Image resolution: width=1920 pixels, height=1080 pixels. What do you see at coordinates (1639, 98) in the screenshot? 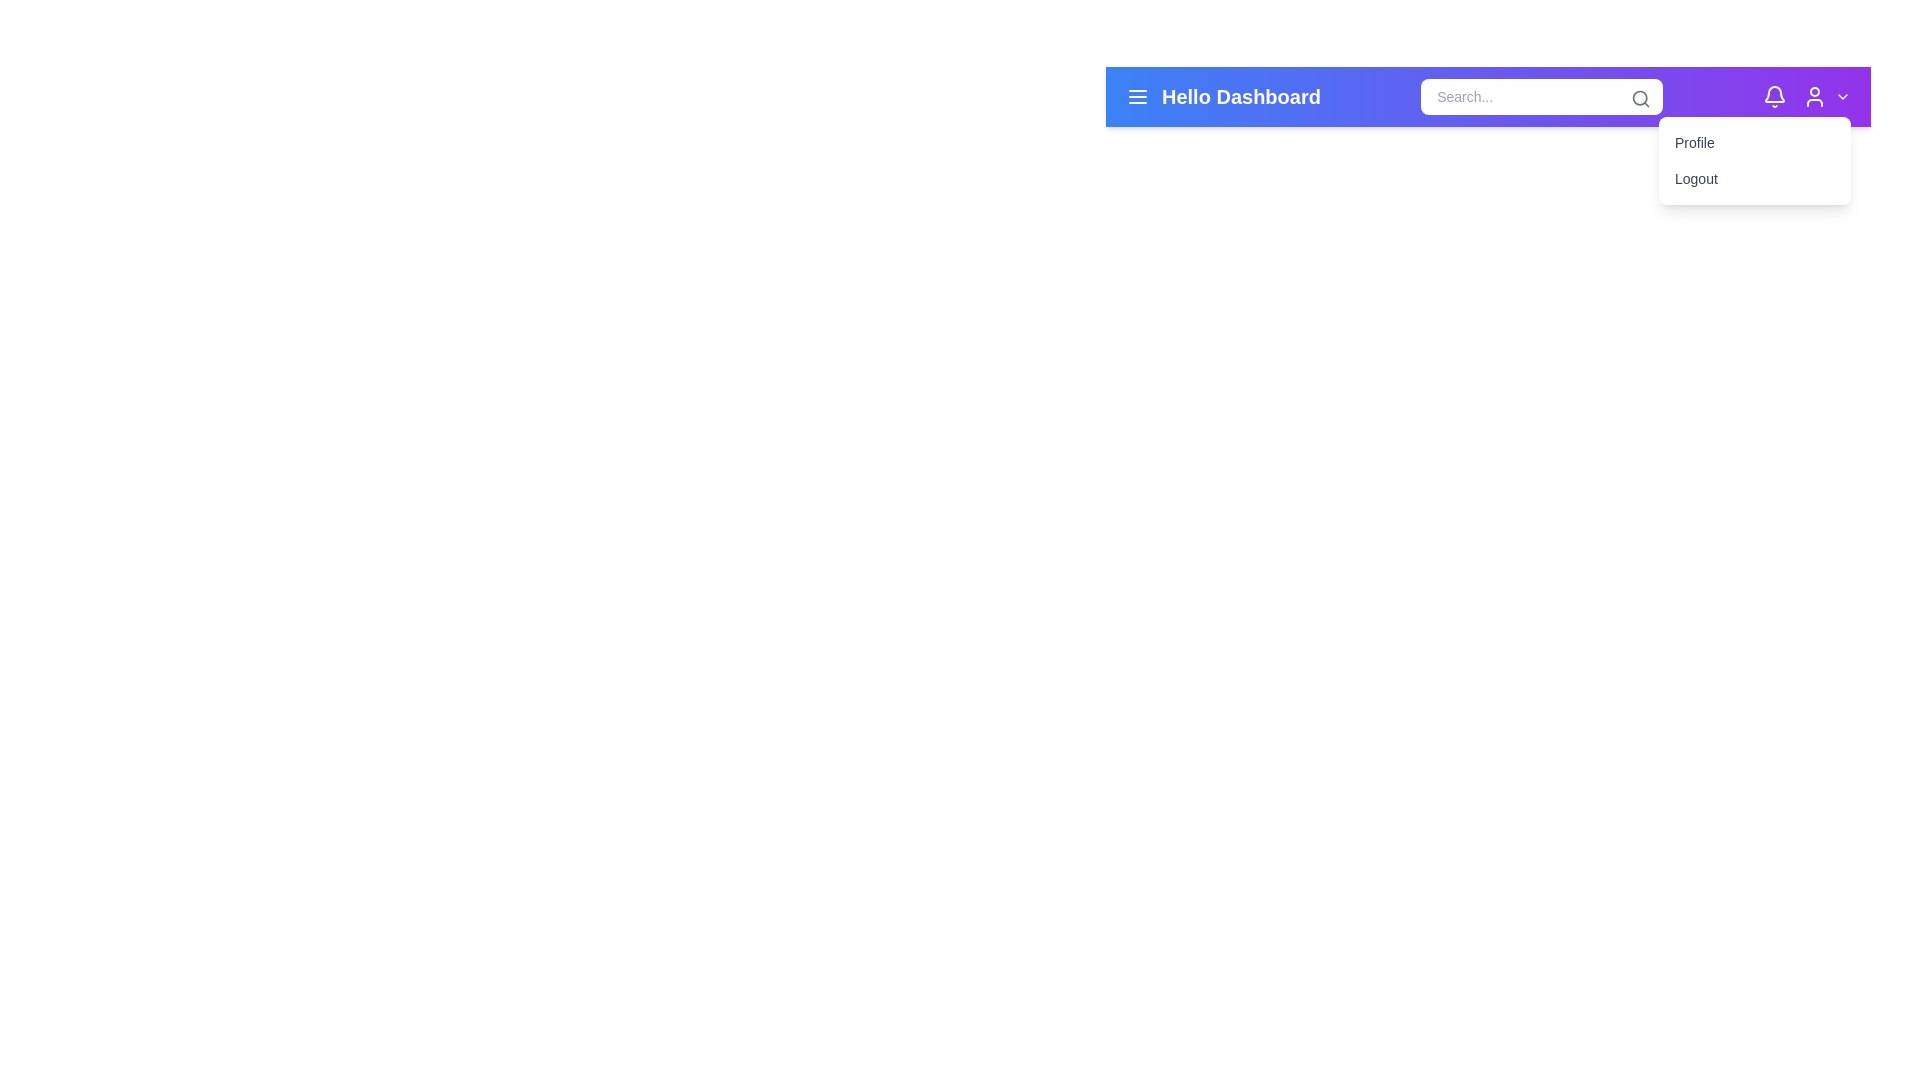
I see `the hollow circular element within the magnifying glass icon located on the right-hand side of the toolbar, near the search bar` at bounding box center [1639, 98].